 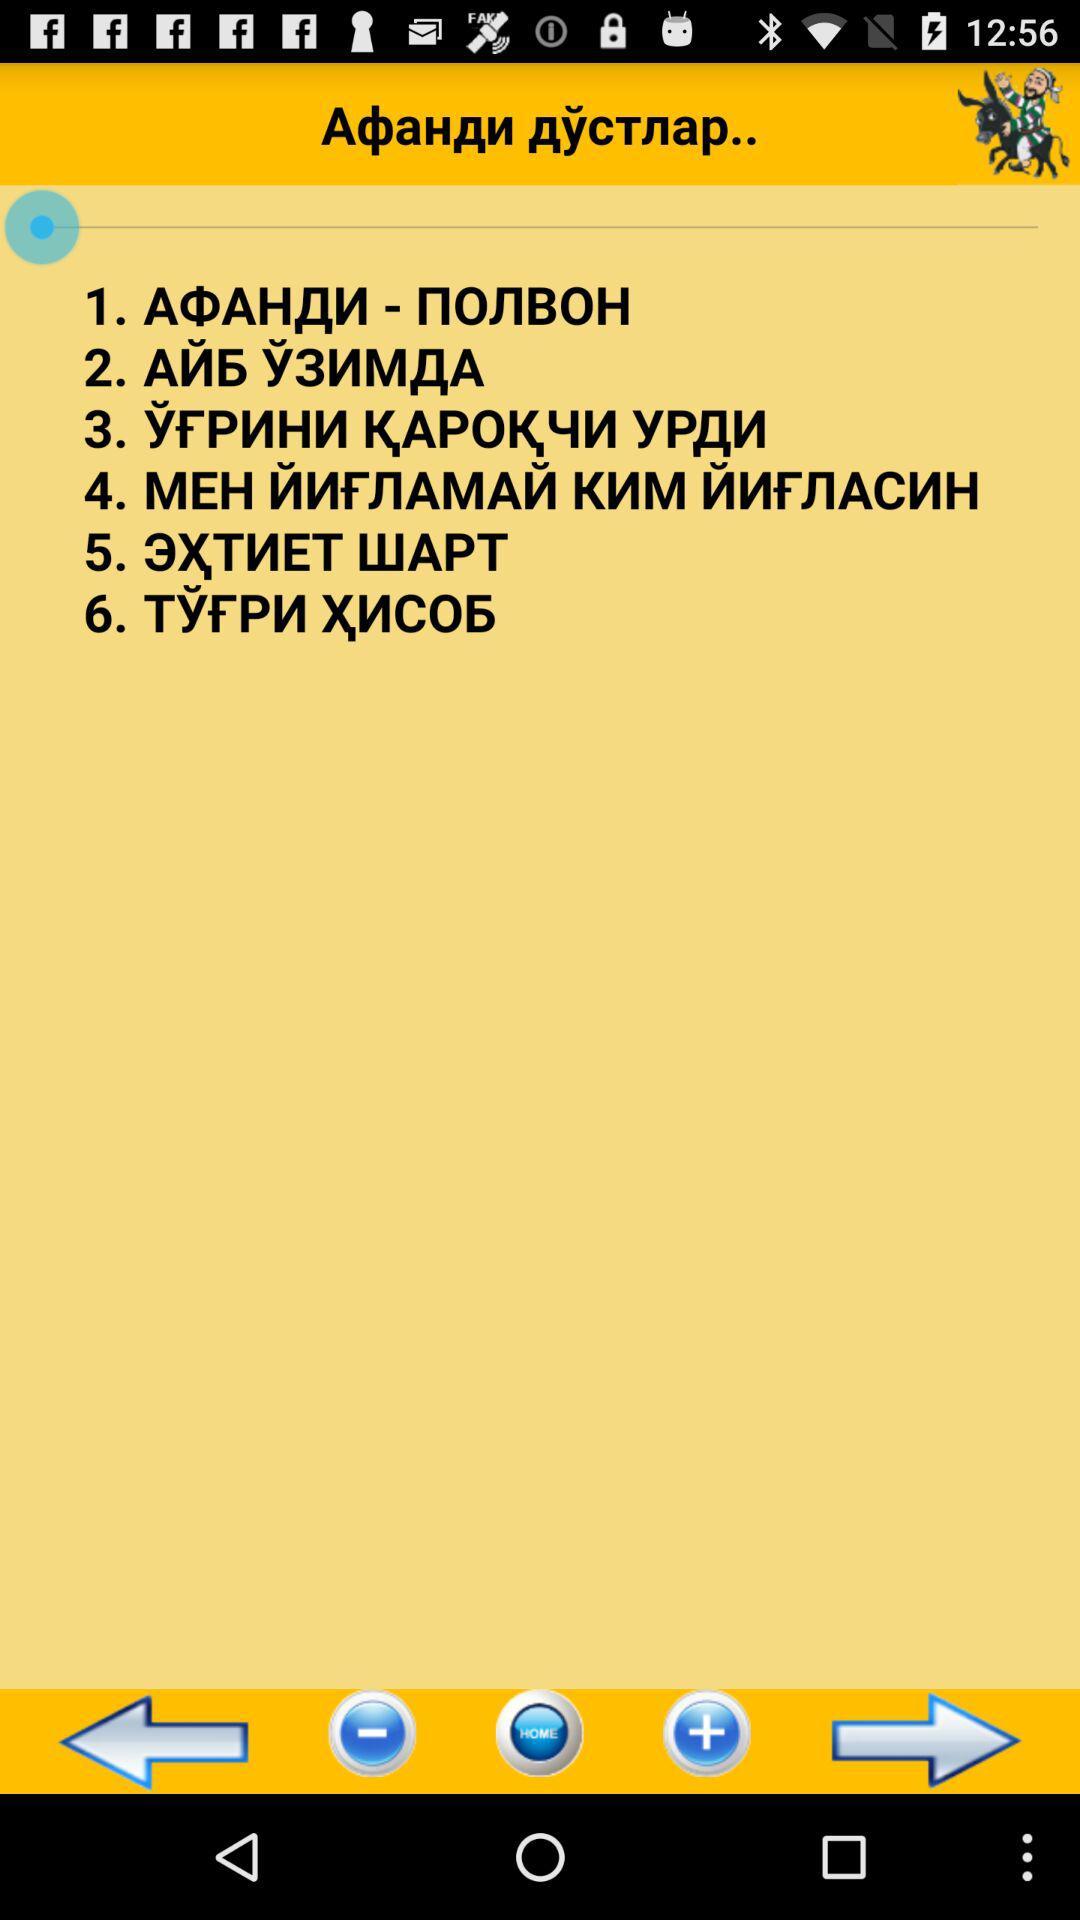 I want to click on item at the bottom left corner, so click(x=143, y=1740).